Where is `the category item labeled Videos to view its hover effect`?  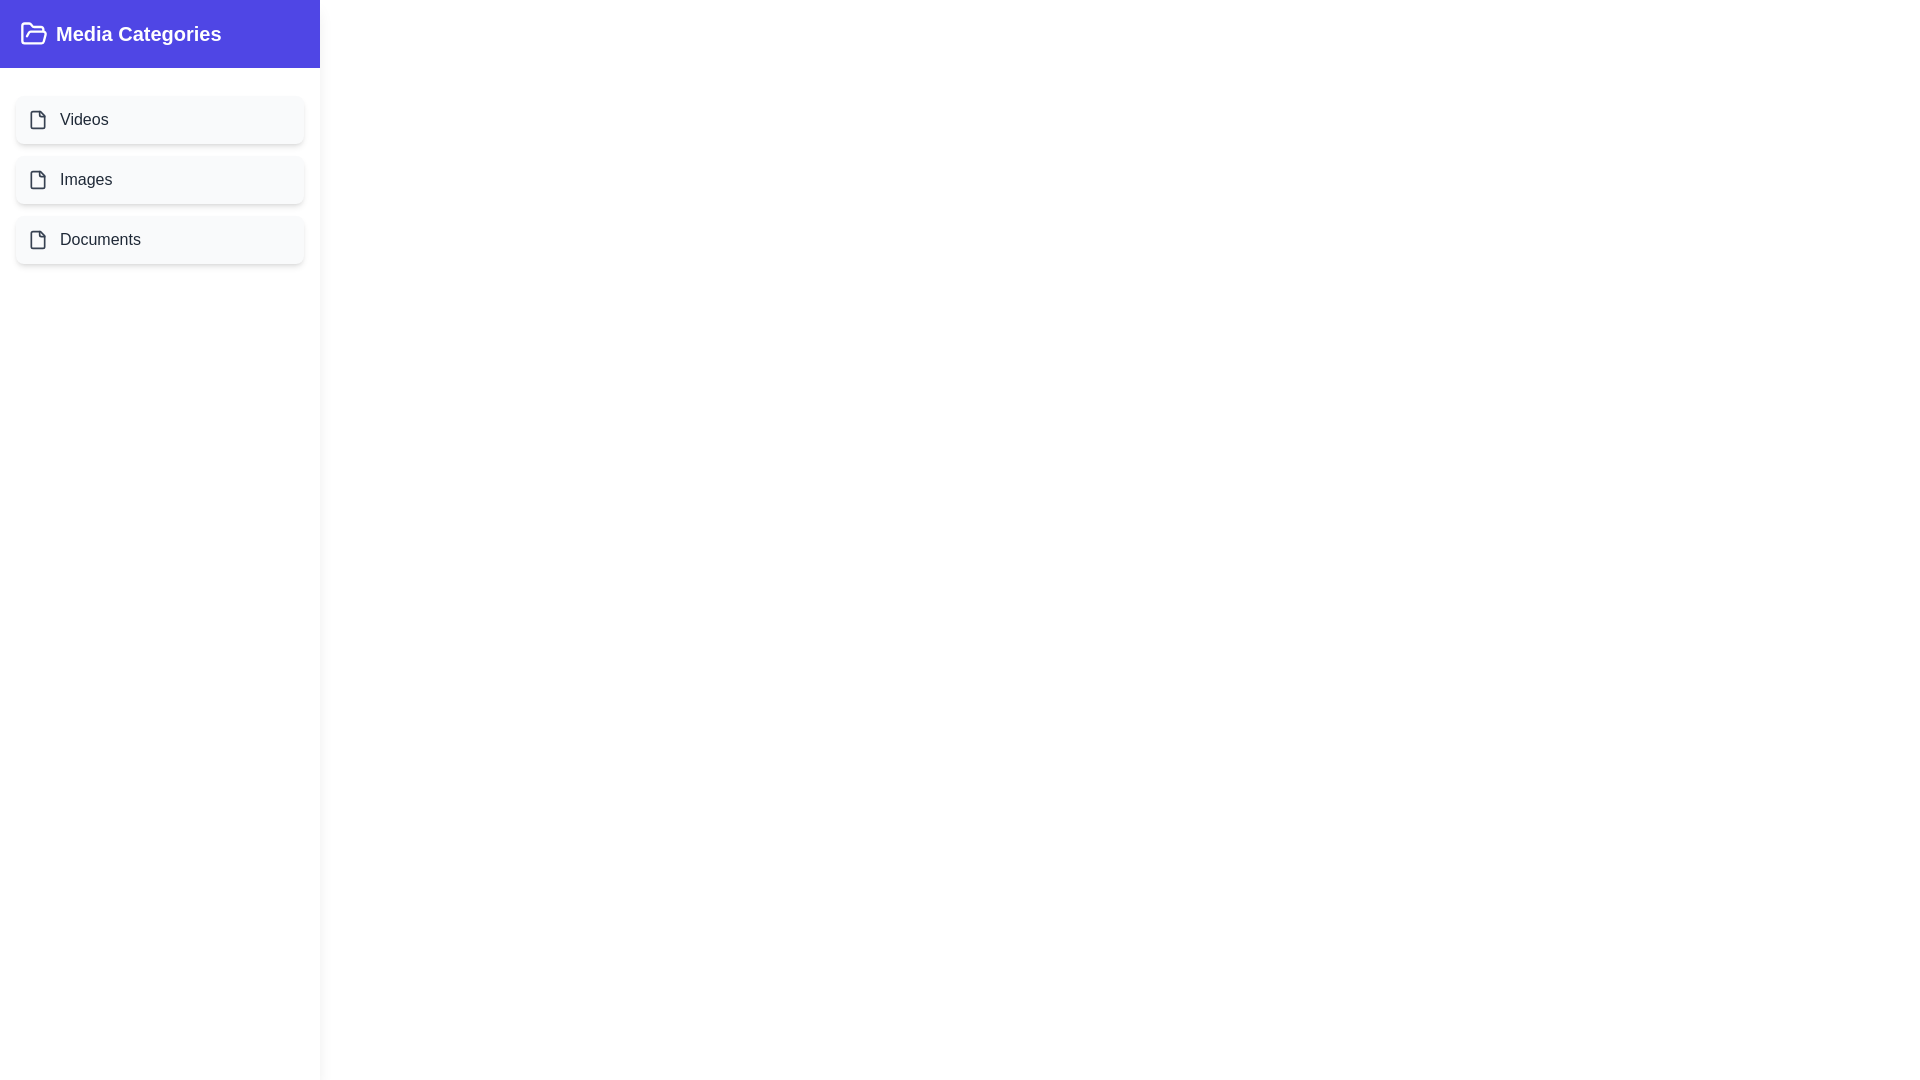 the category item labeled Videos to view its hover effect is located at coordinates (158, 119).